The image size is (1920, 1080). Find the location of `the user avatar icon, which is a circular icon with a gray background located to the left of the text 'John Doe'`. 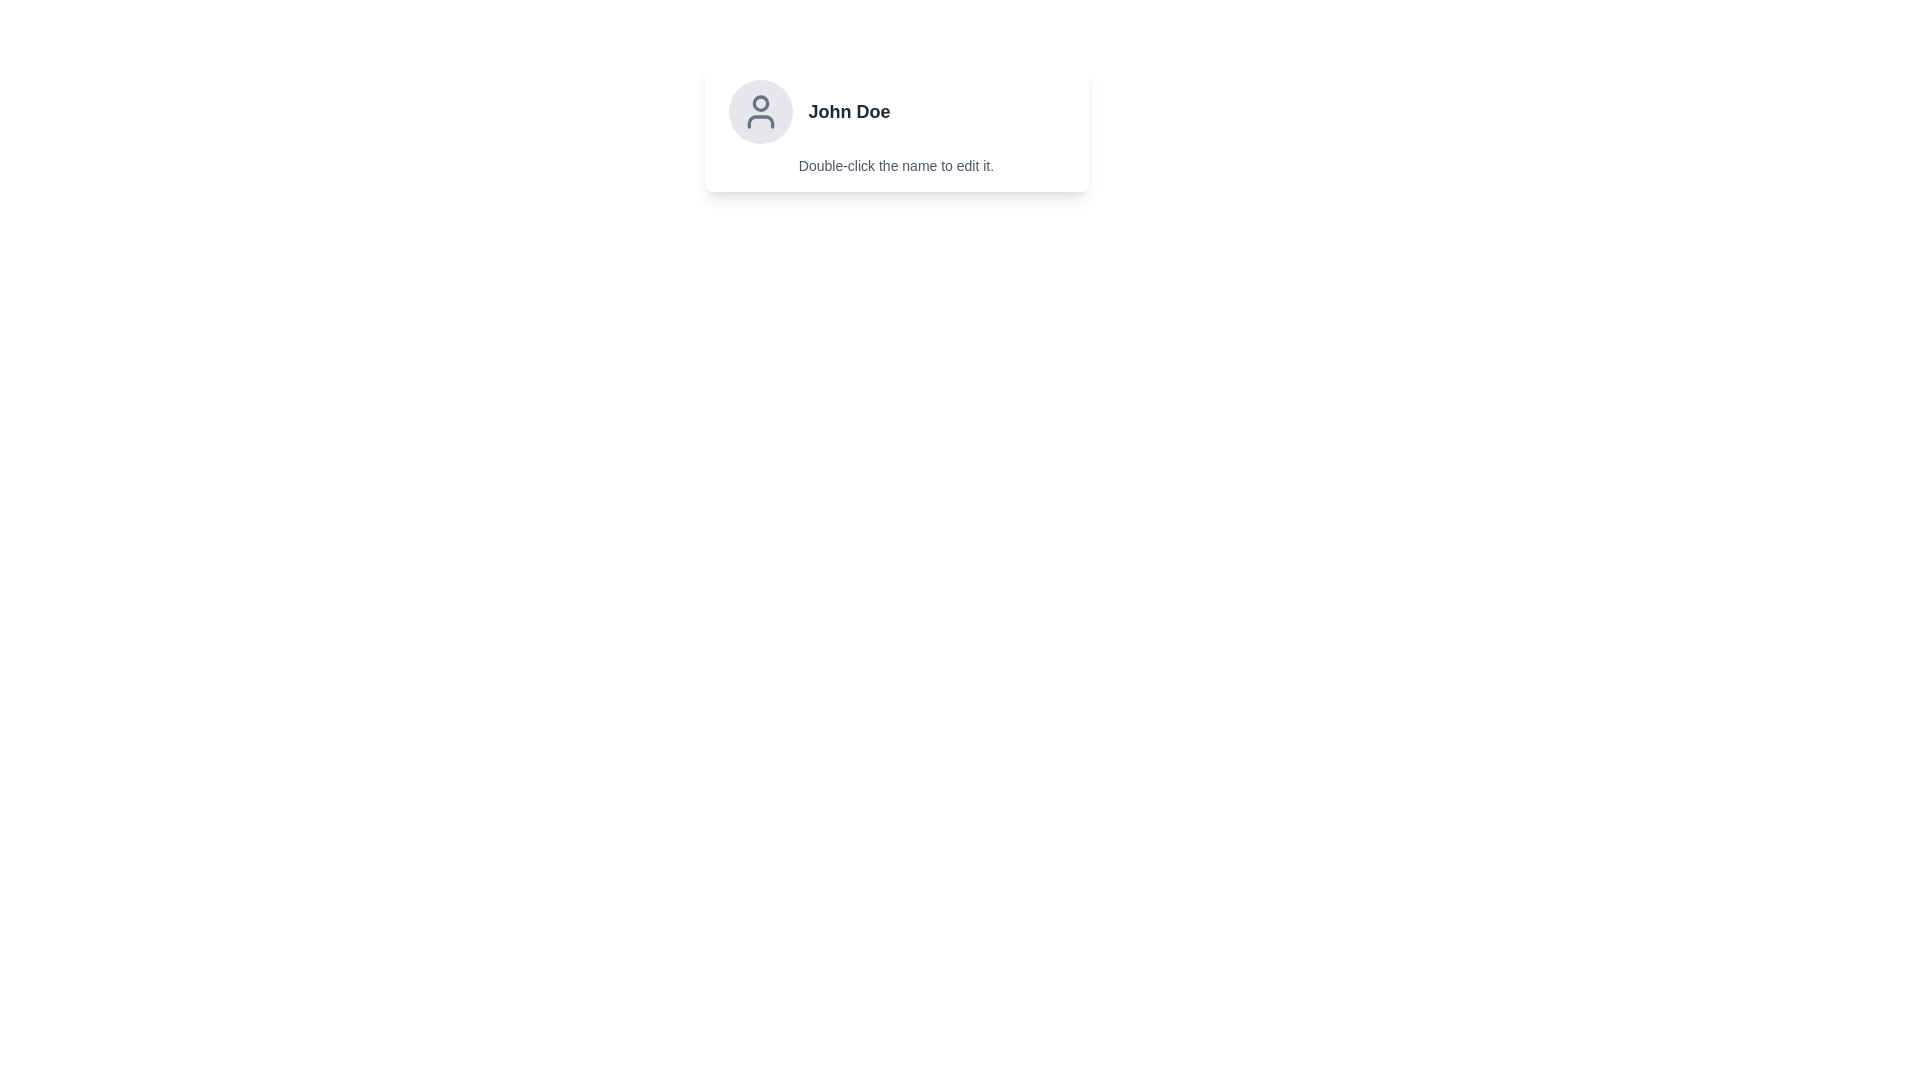

the user avatar icon, which is a circular icon with a gray background located to the left of the text 'John Doe' is located at coordinates (759, 111).